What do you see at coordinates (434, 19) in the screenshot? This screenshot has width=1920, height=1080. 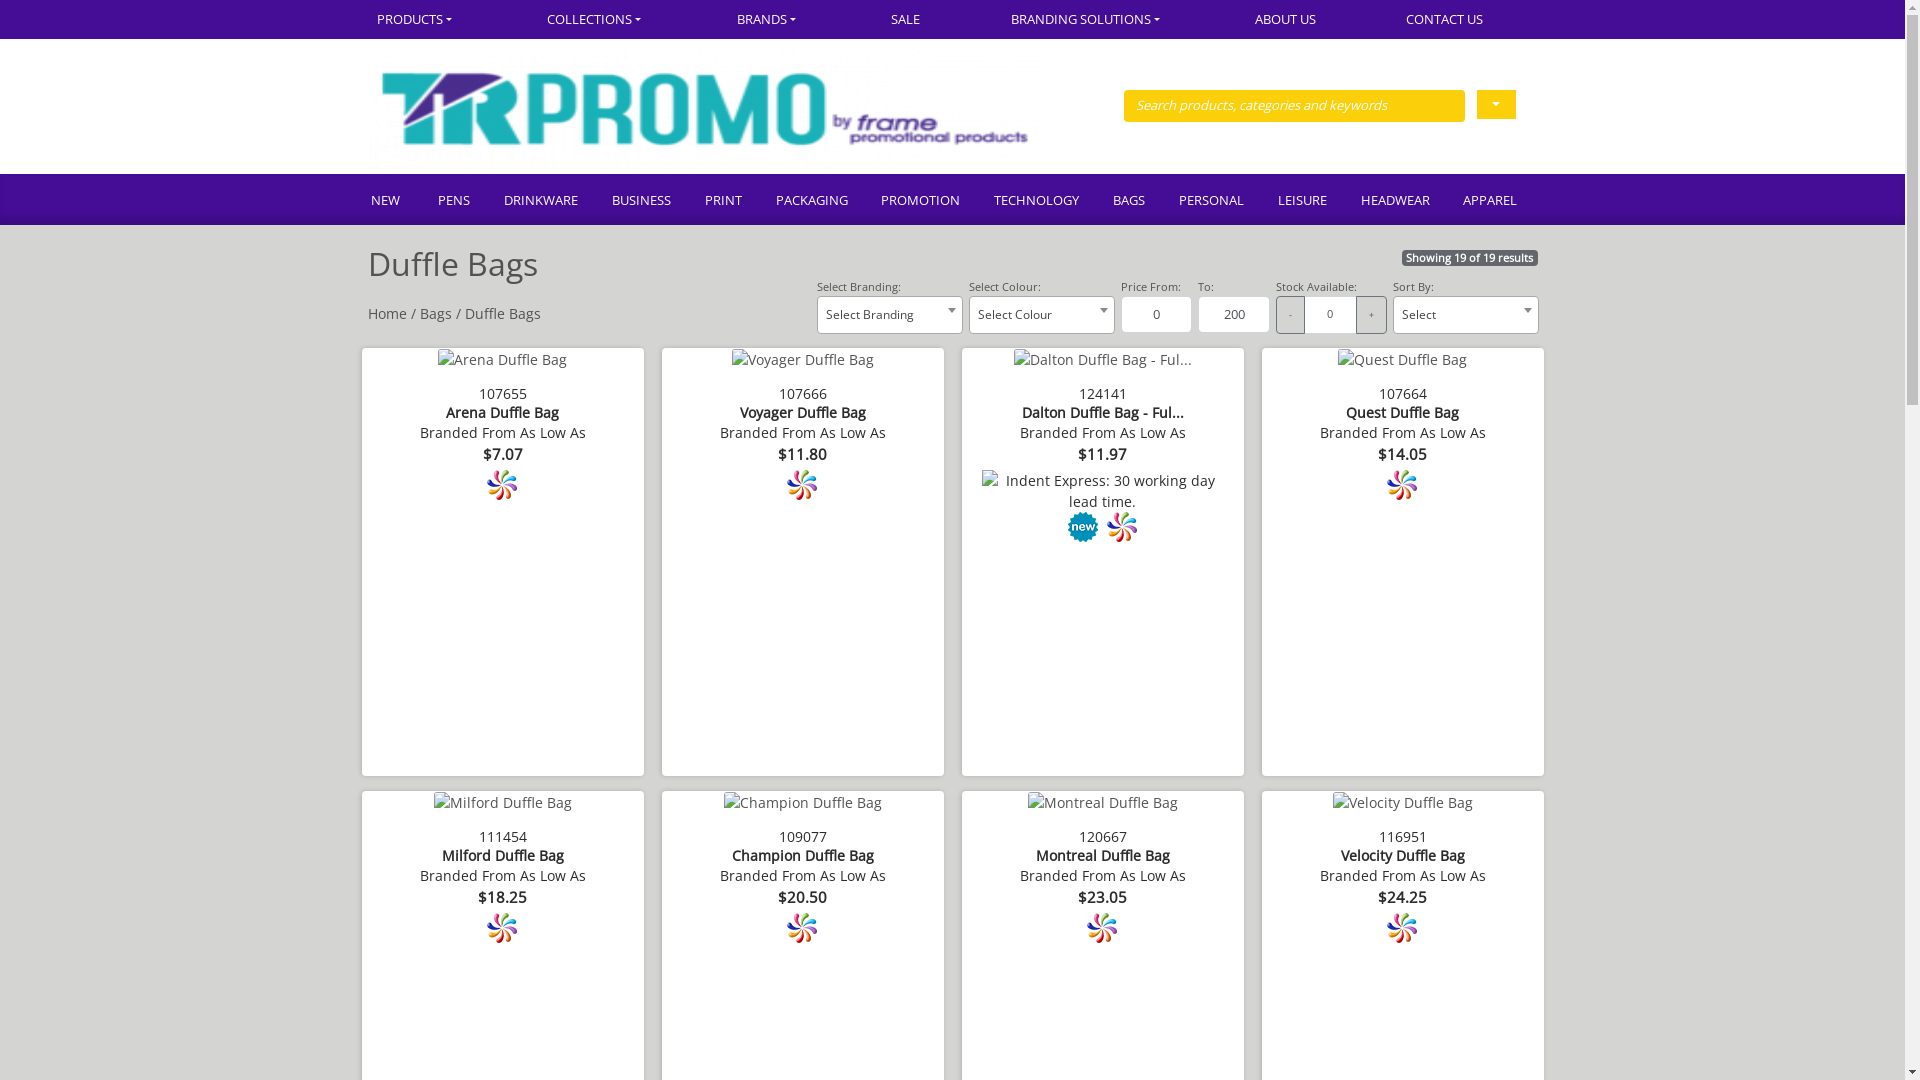 I see `'PRODUCTS'` at bounding box center [434, 19].